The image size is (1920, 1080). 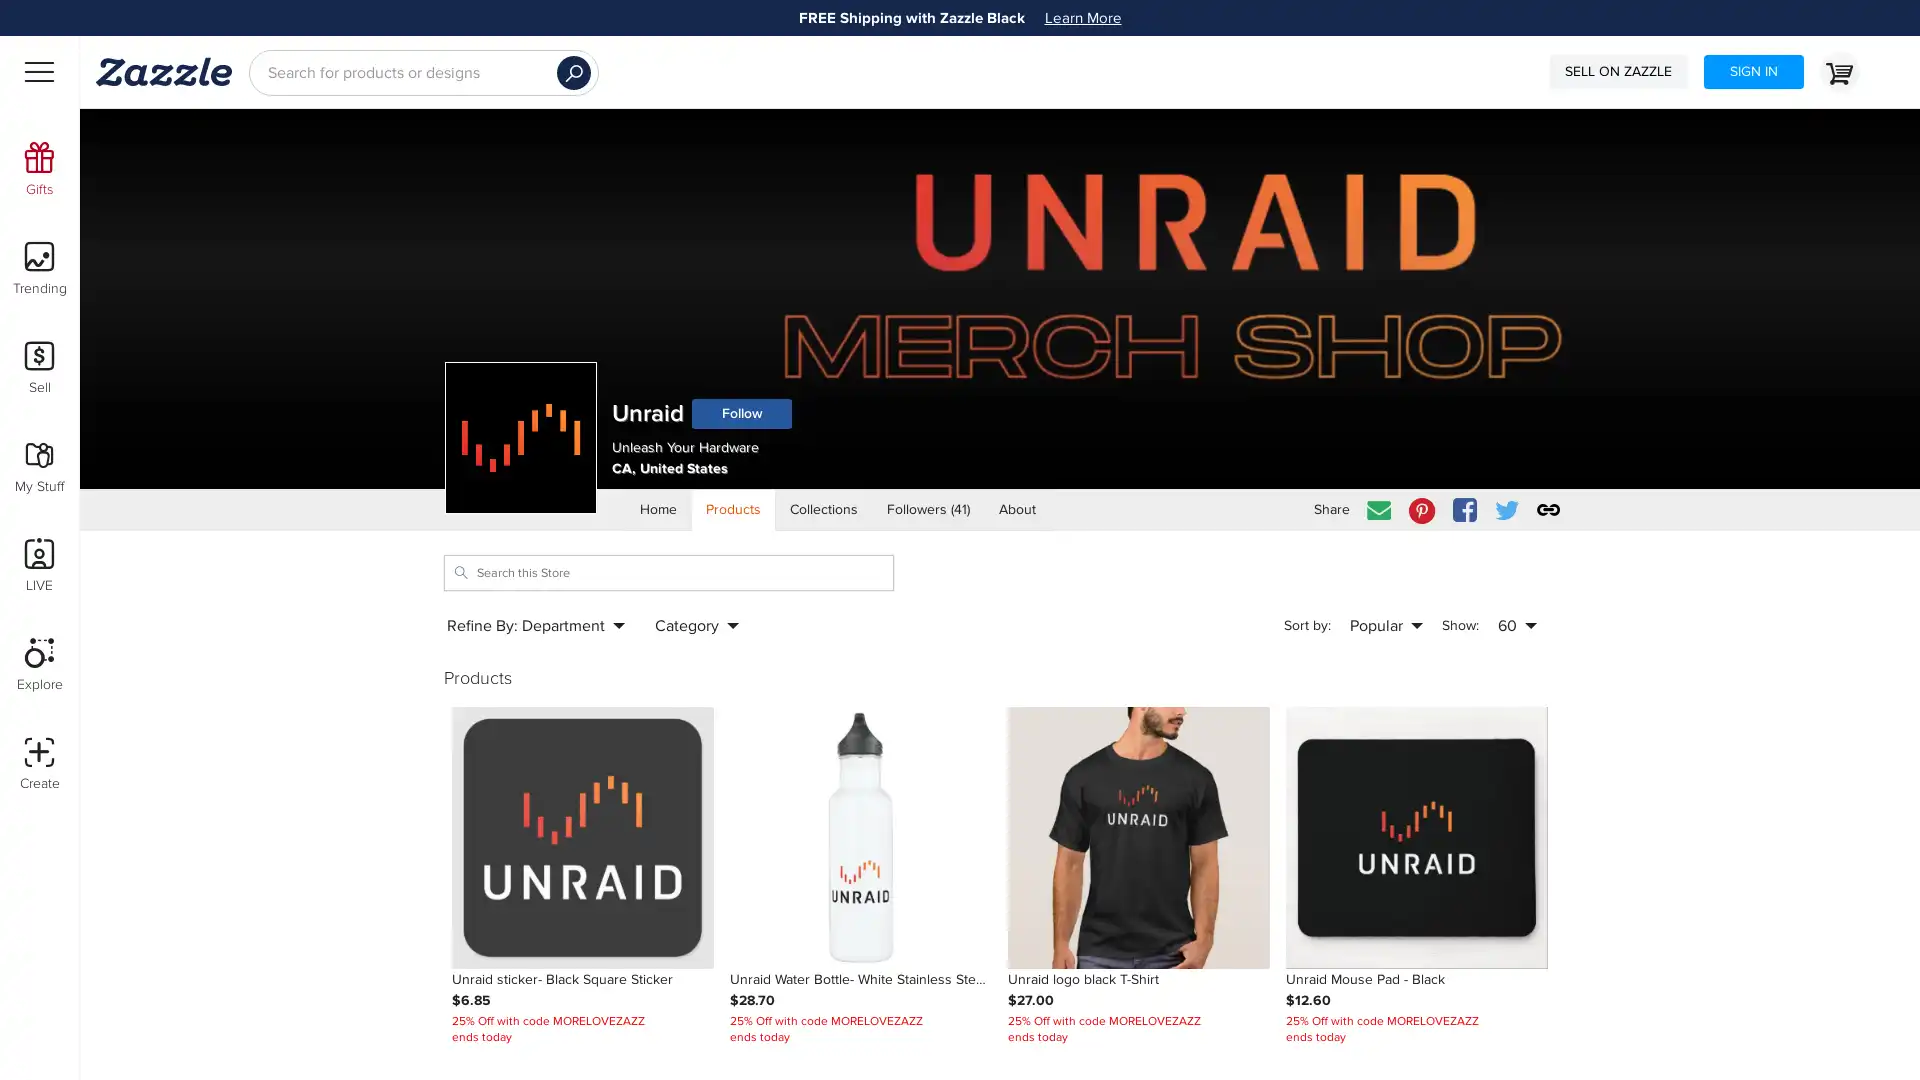 What do you see at coordinates (972, 725) in the screenshot?
I see `Like` at bounding box center [972, 725].